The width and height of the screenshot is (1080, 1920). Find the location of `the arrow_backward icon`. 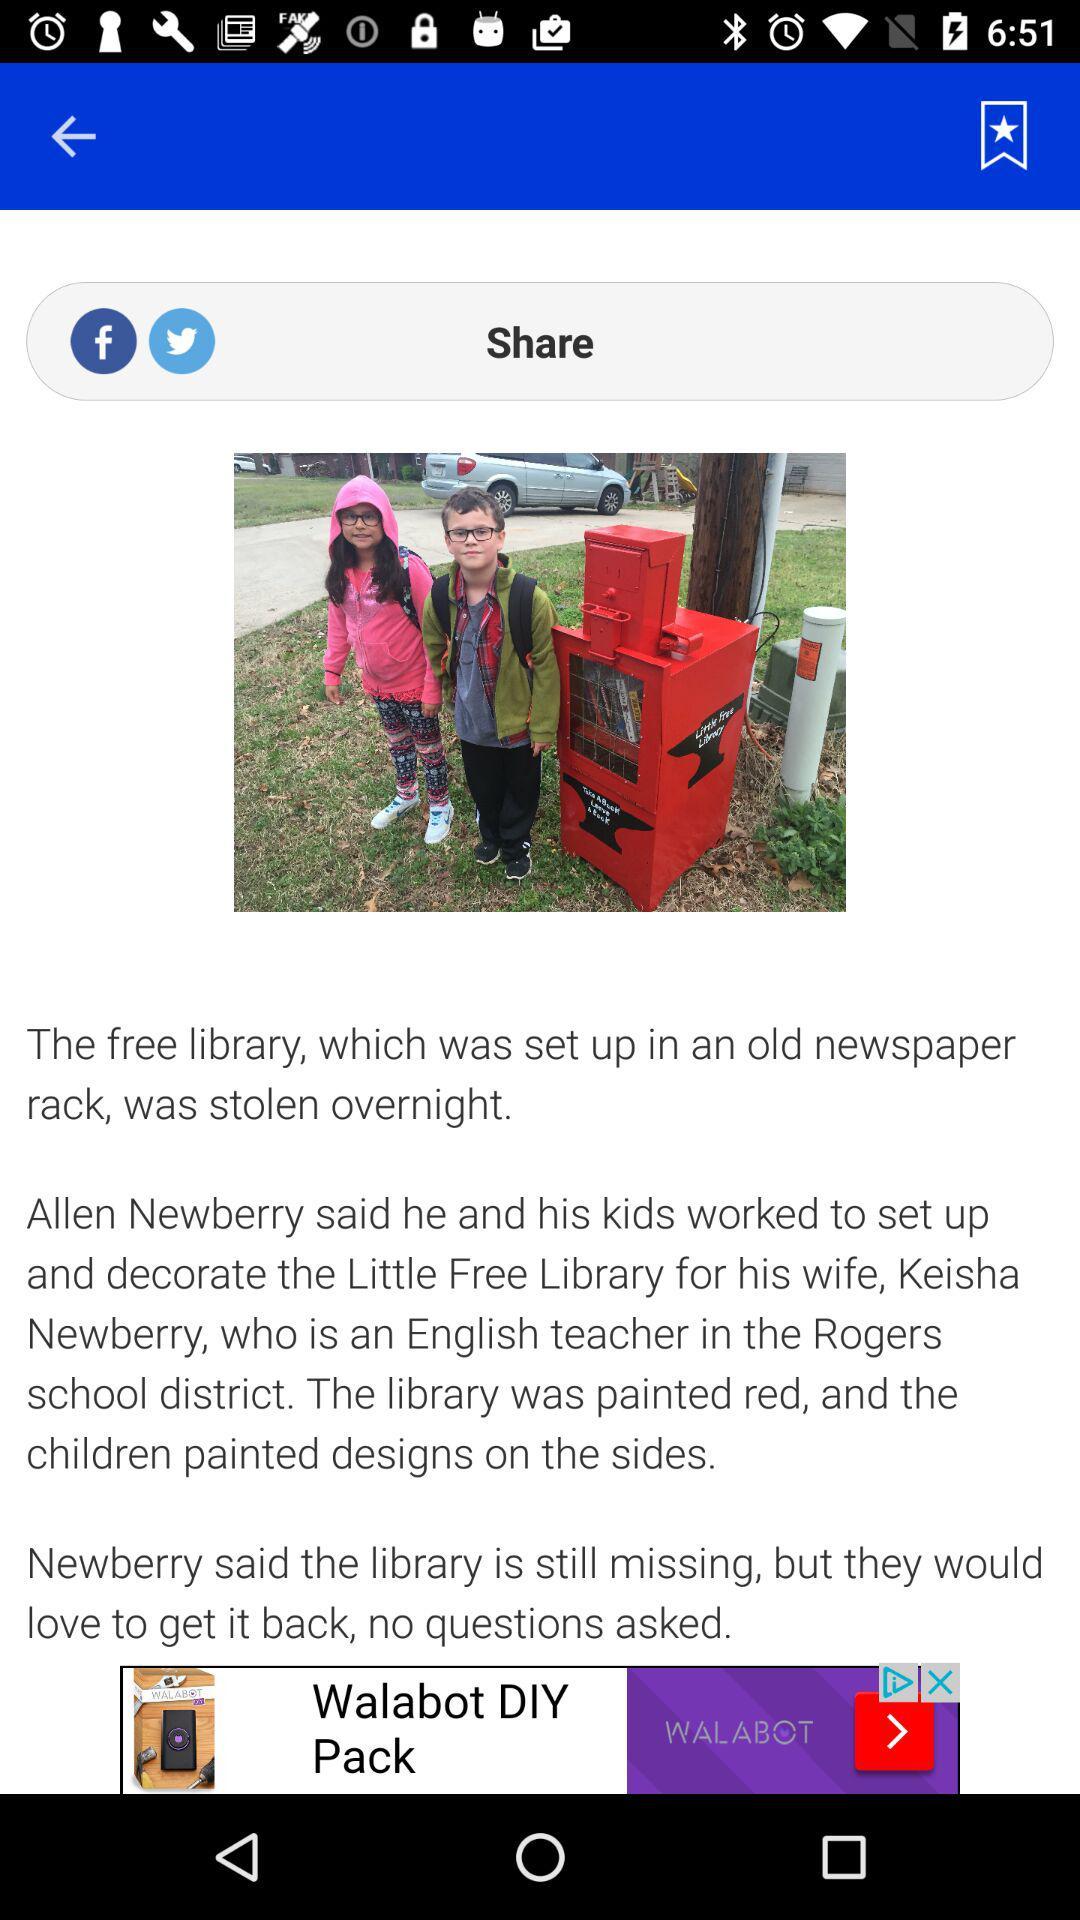

the arrow_backward icon is located at coordinates (72, 135).